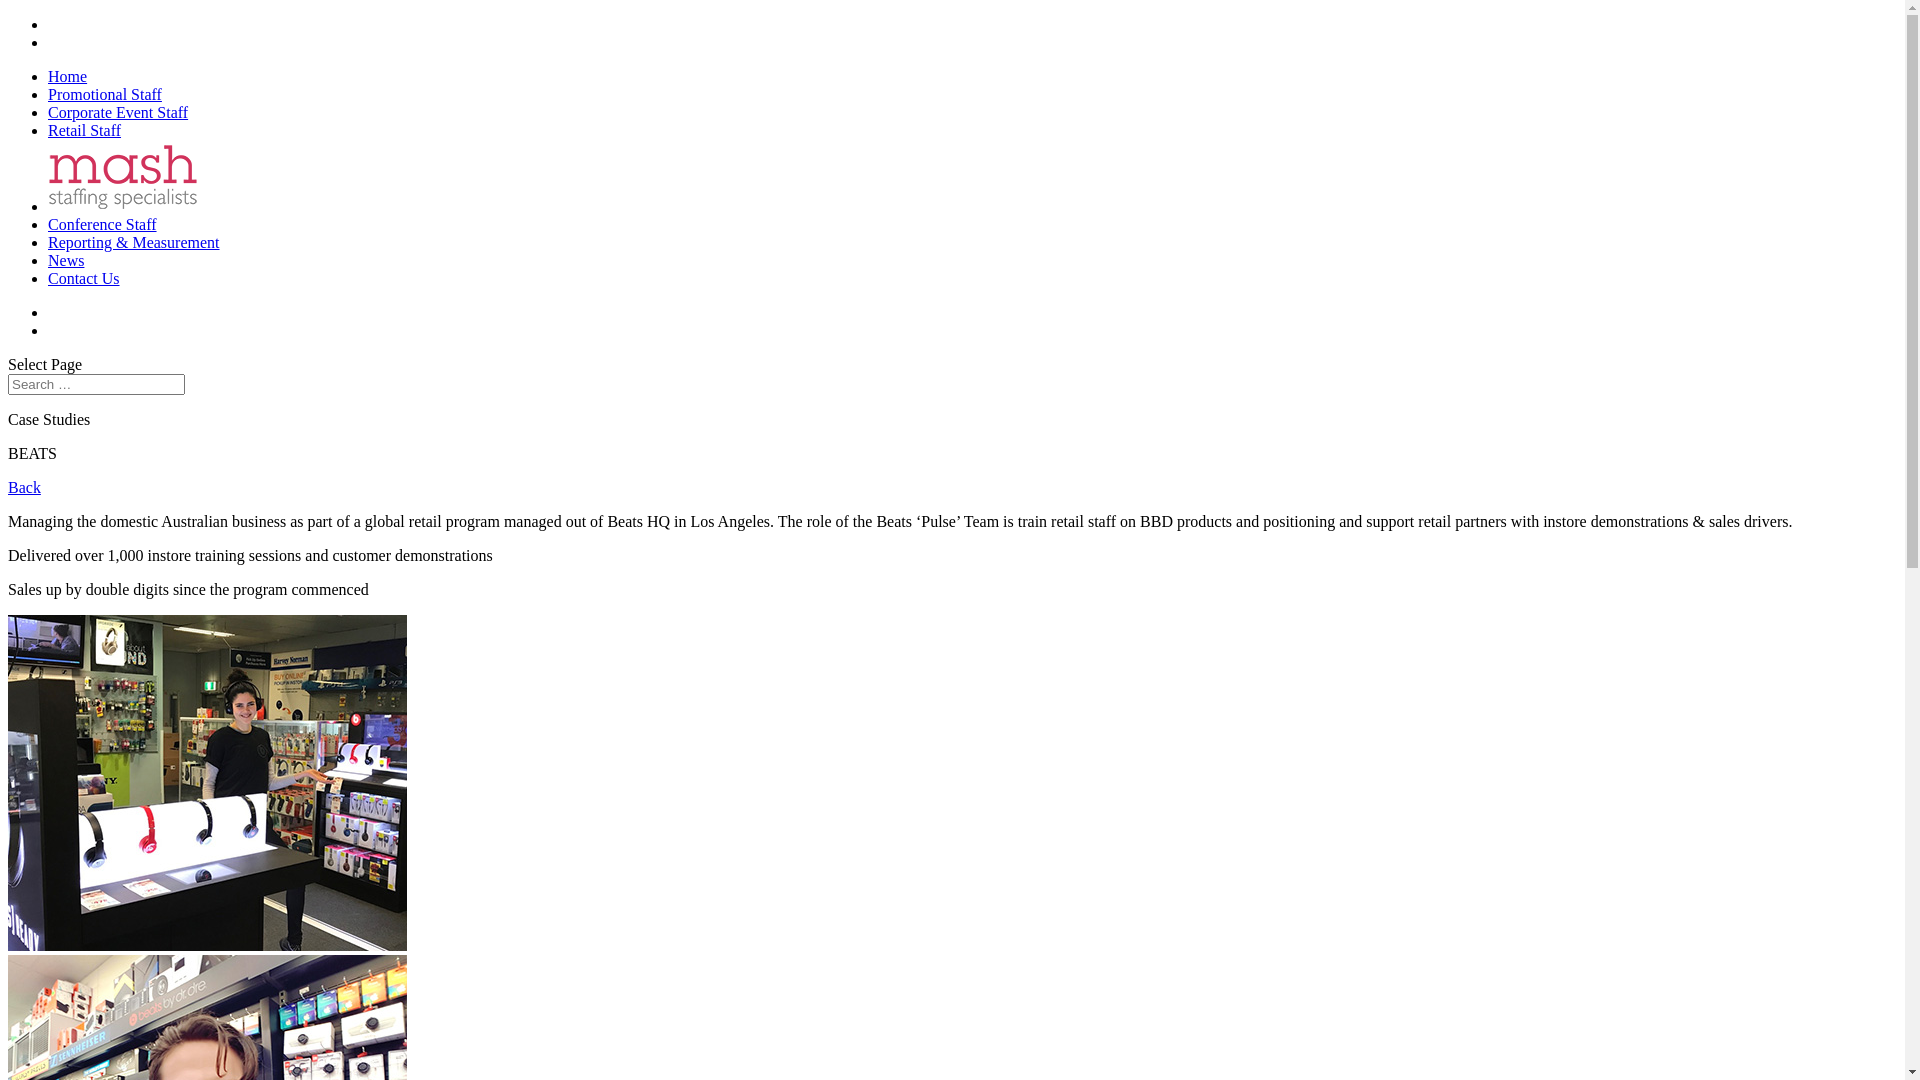 This screenshot has width=1920, height=1080. I want to click on 'Reporting & Measurement', so click(48, 241).